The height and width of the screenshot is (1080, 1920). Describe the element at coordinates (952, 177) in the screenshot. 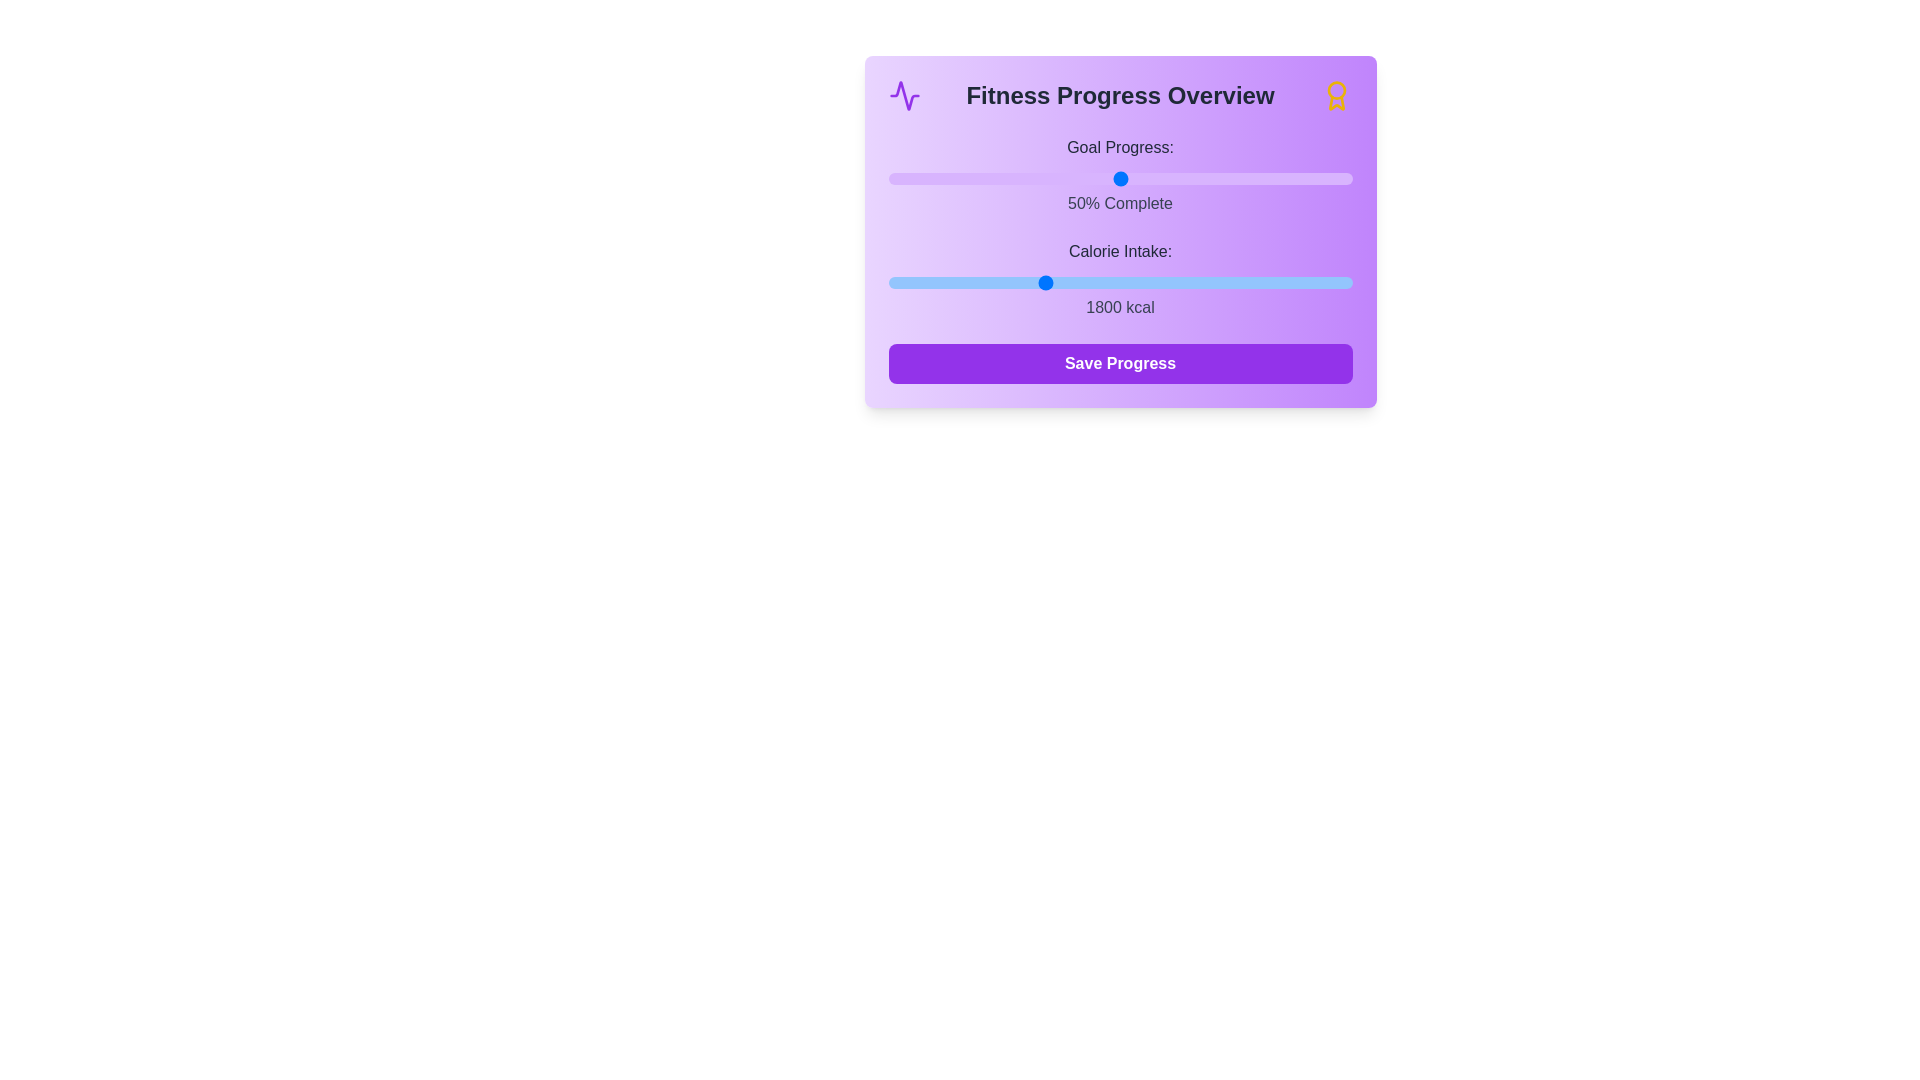

I see `the goal progress slider` at that location.